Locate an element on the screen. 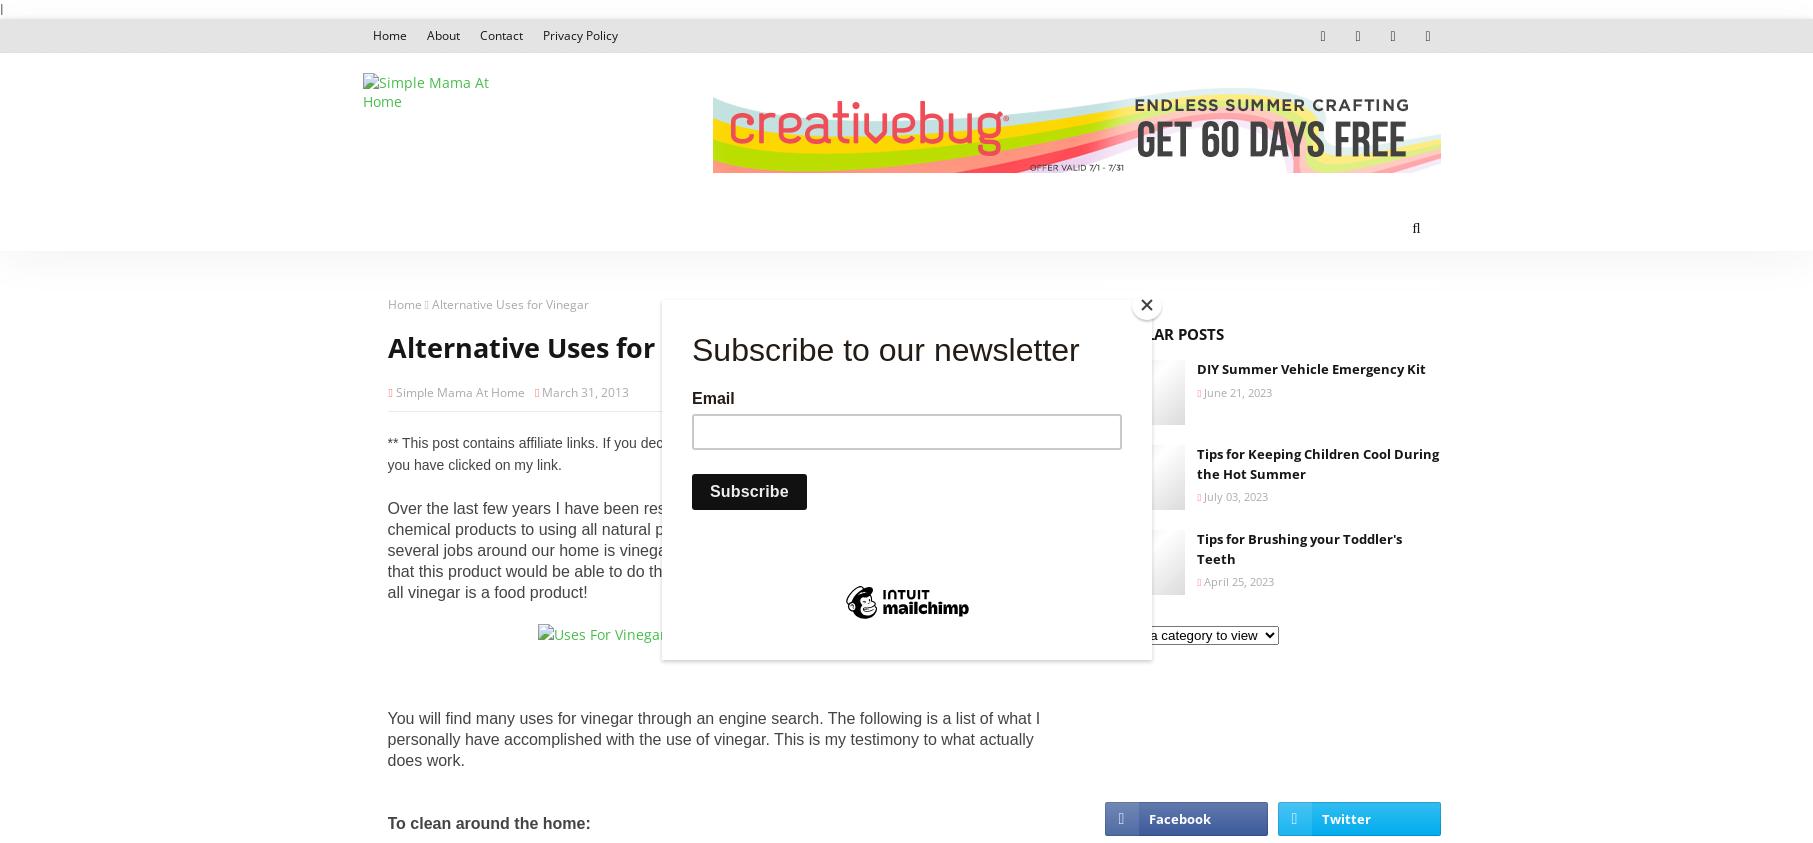  'Simple Mama At Home' is located at coordinates (458, 390).